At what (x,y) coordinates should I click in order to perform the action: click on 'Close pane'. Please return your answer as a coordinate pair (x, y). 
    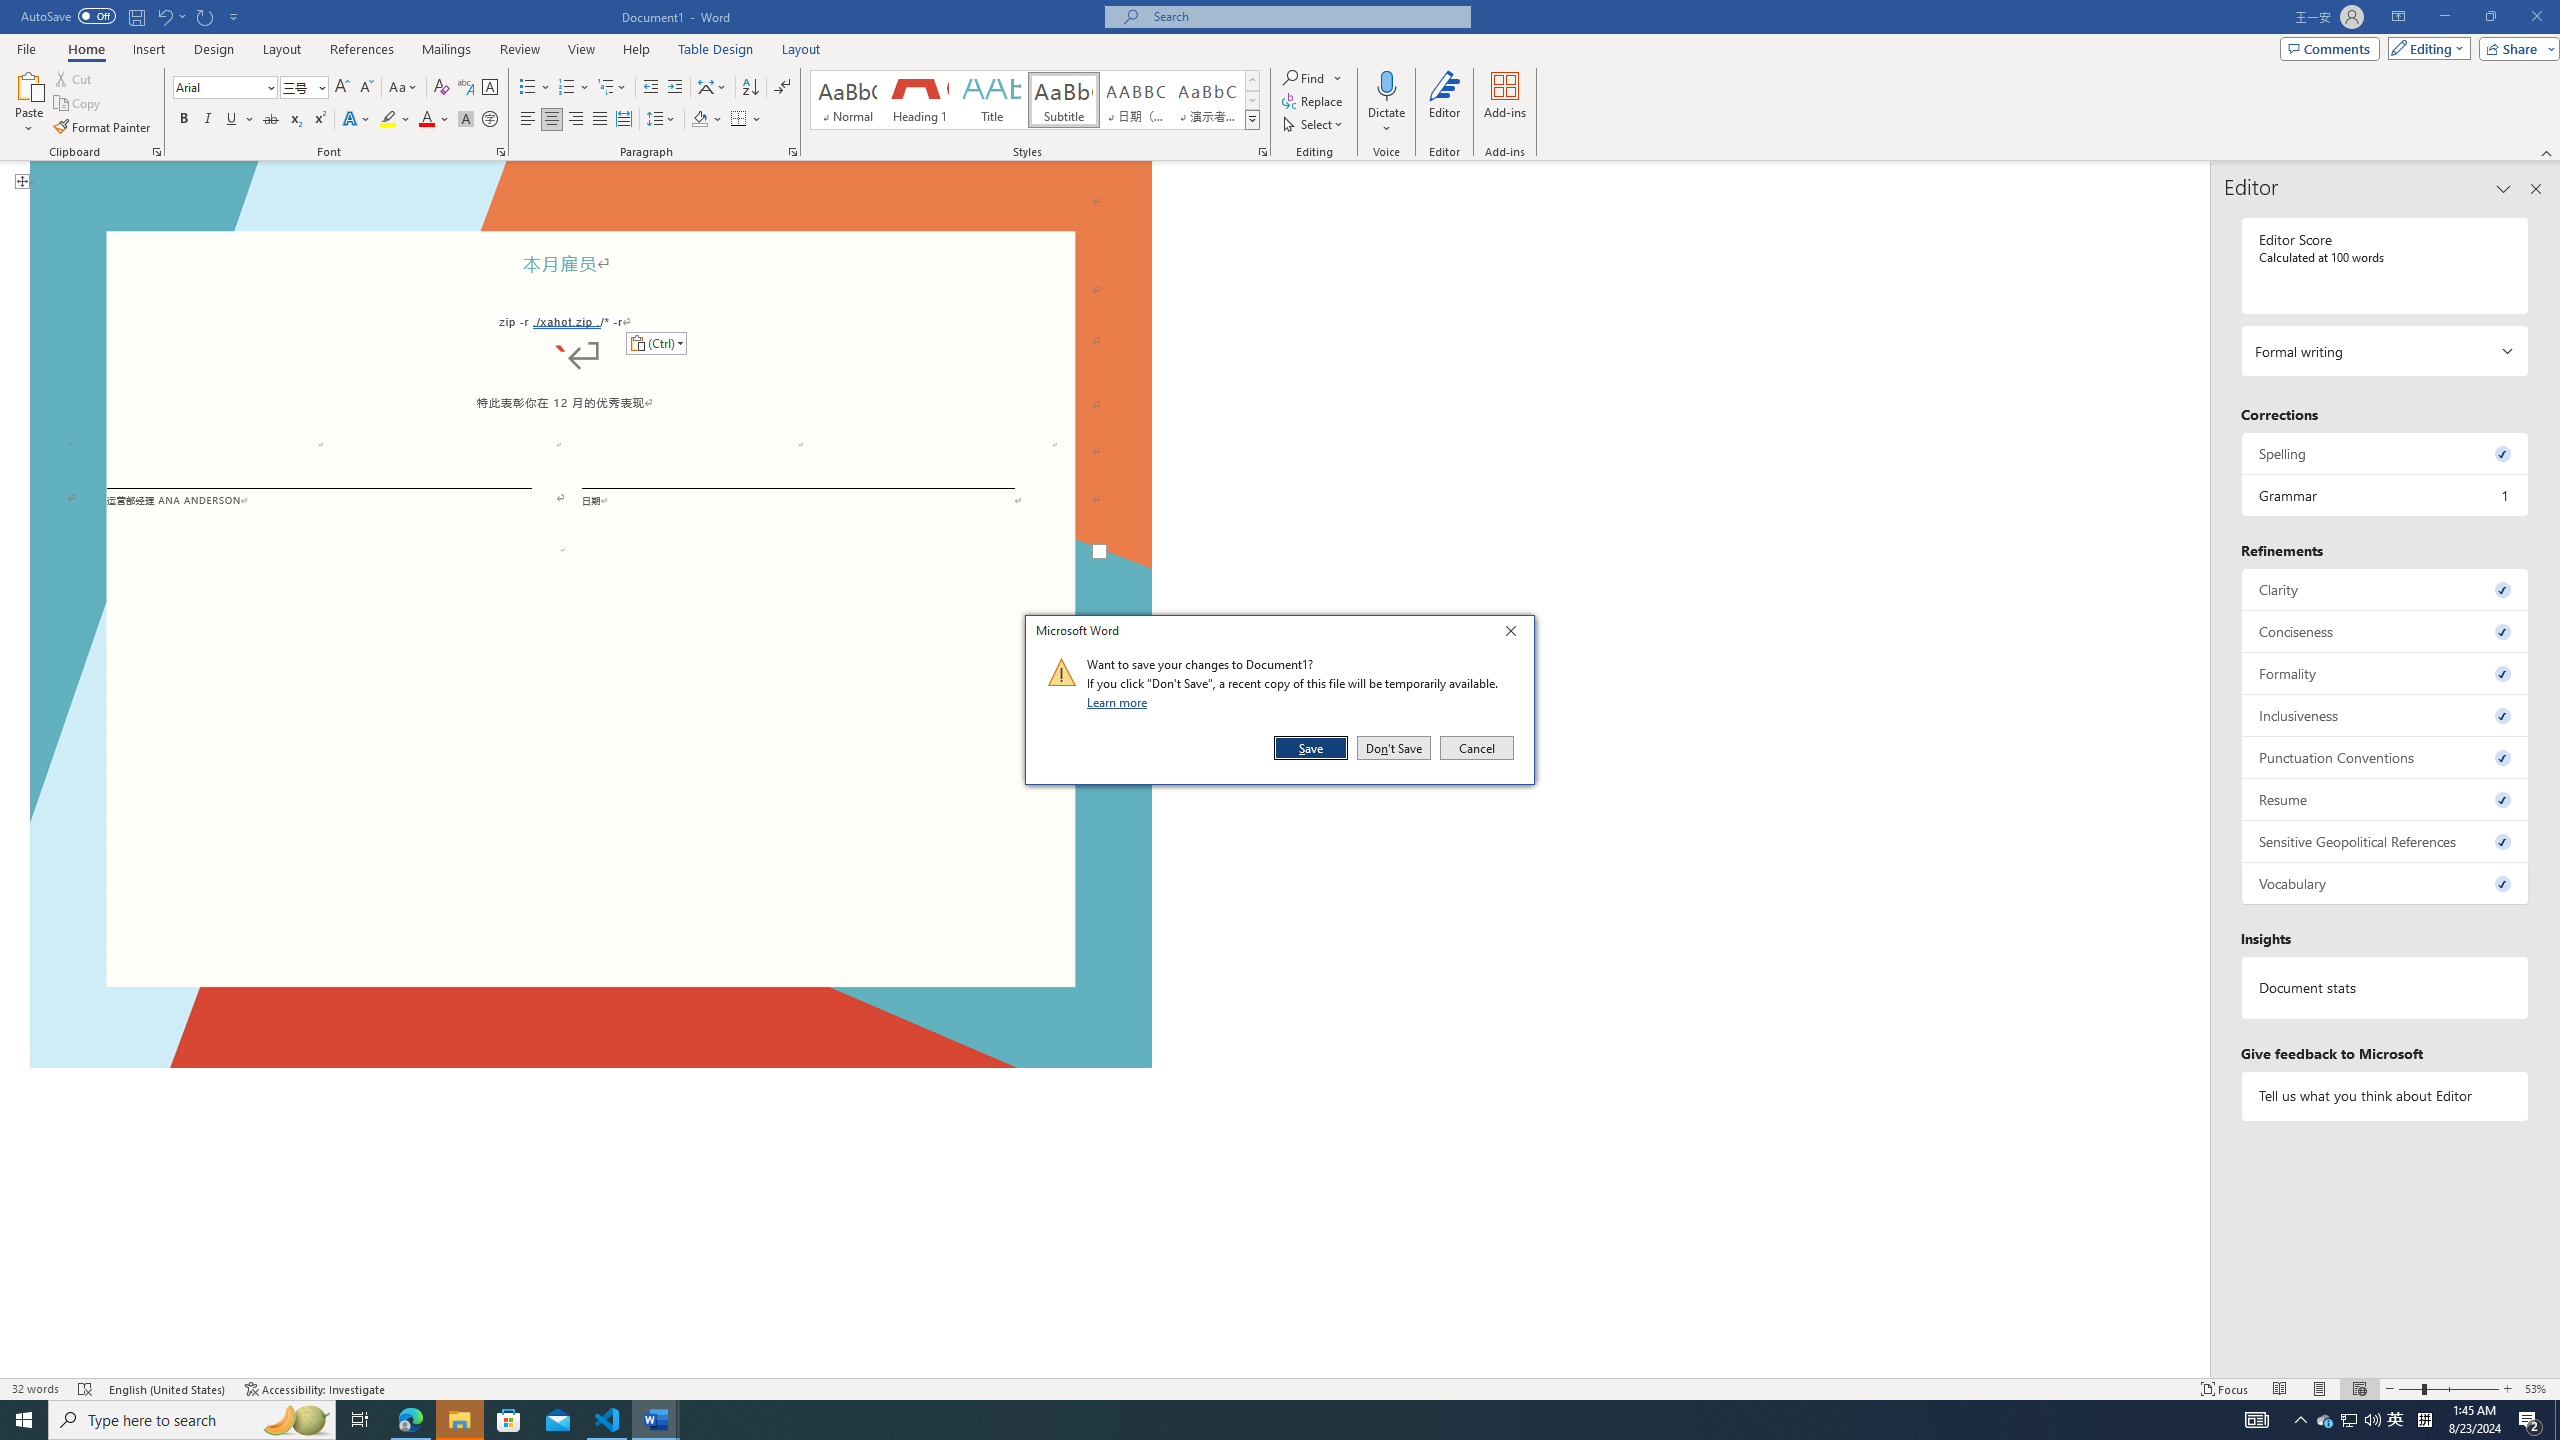
    Looking at the image, I should click on (2535, 188).